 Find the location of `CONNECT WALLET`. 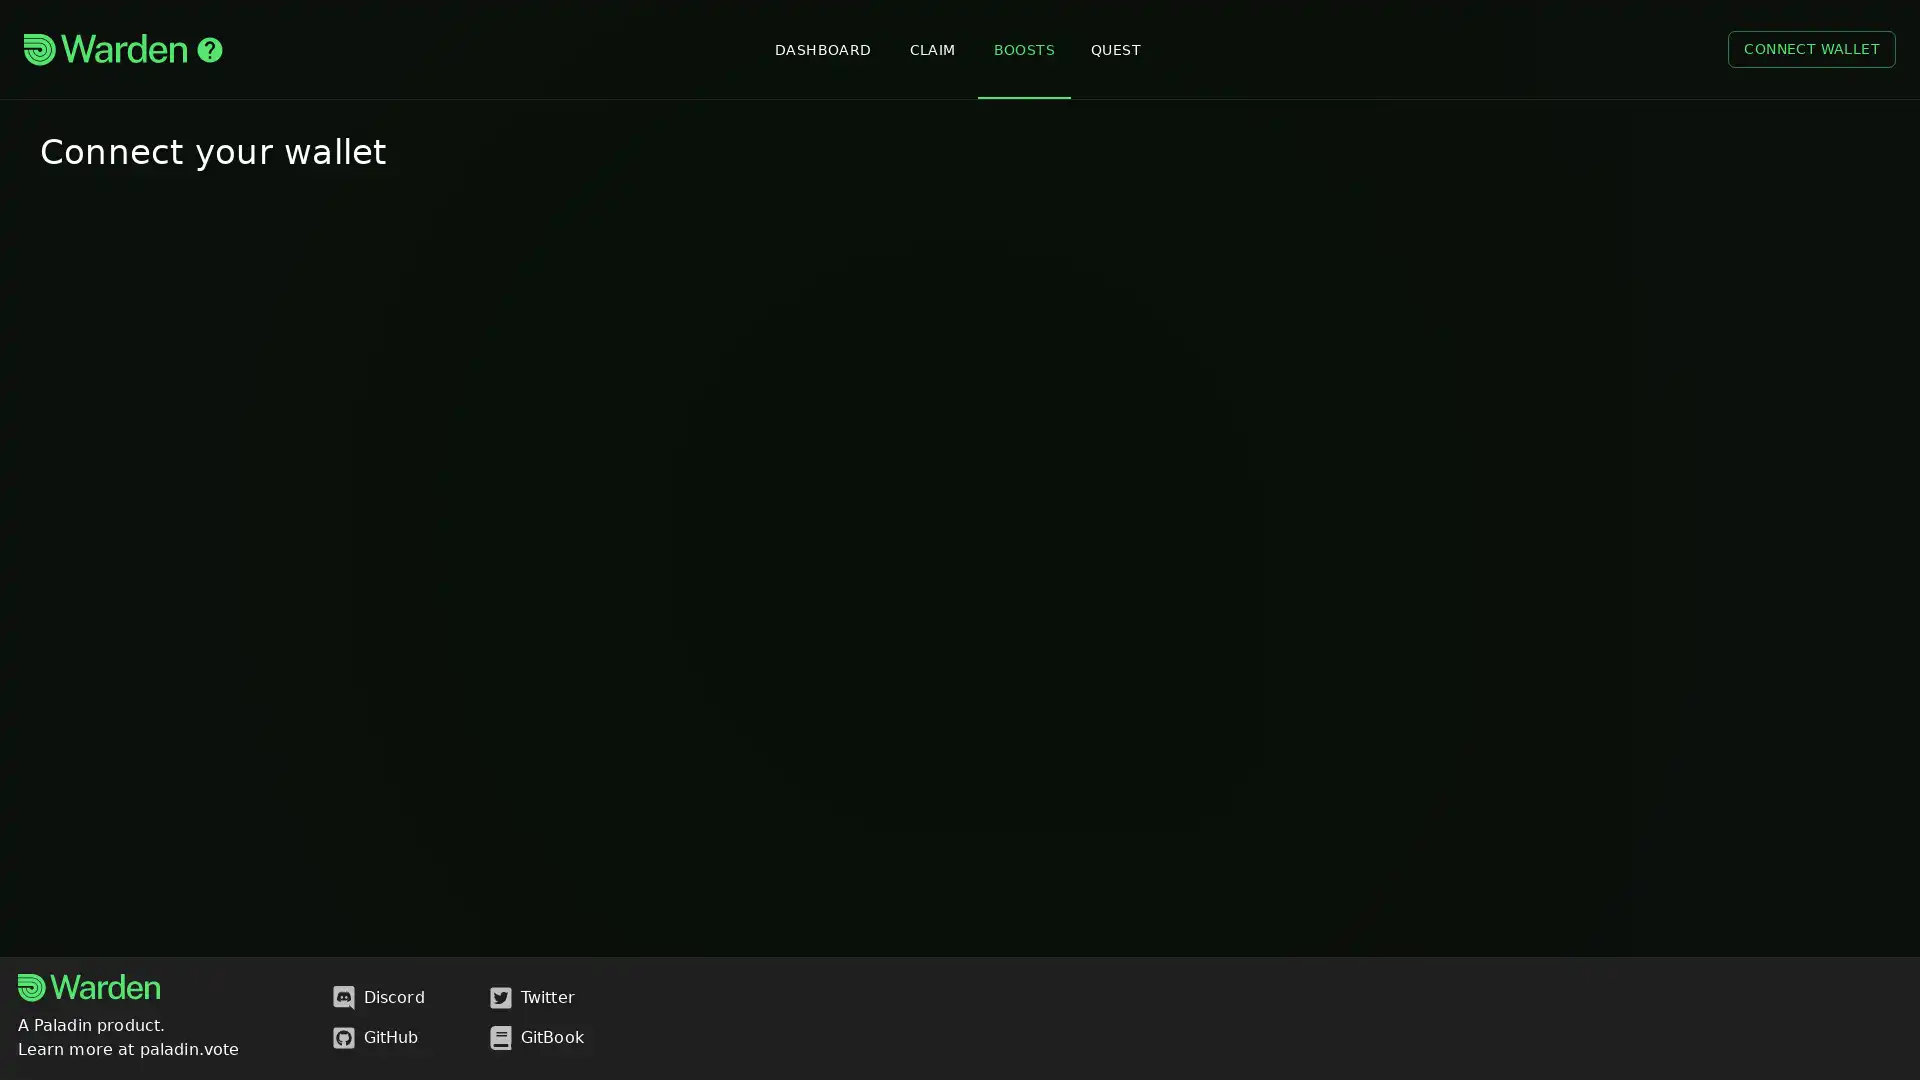

CONNECT WALLET is located at coordinates (1811, 48).